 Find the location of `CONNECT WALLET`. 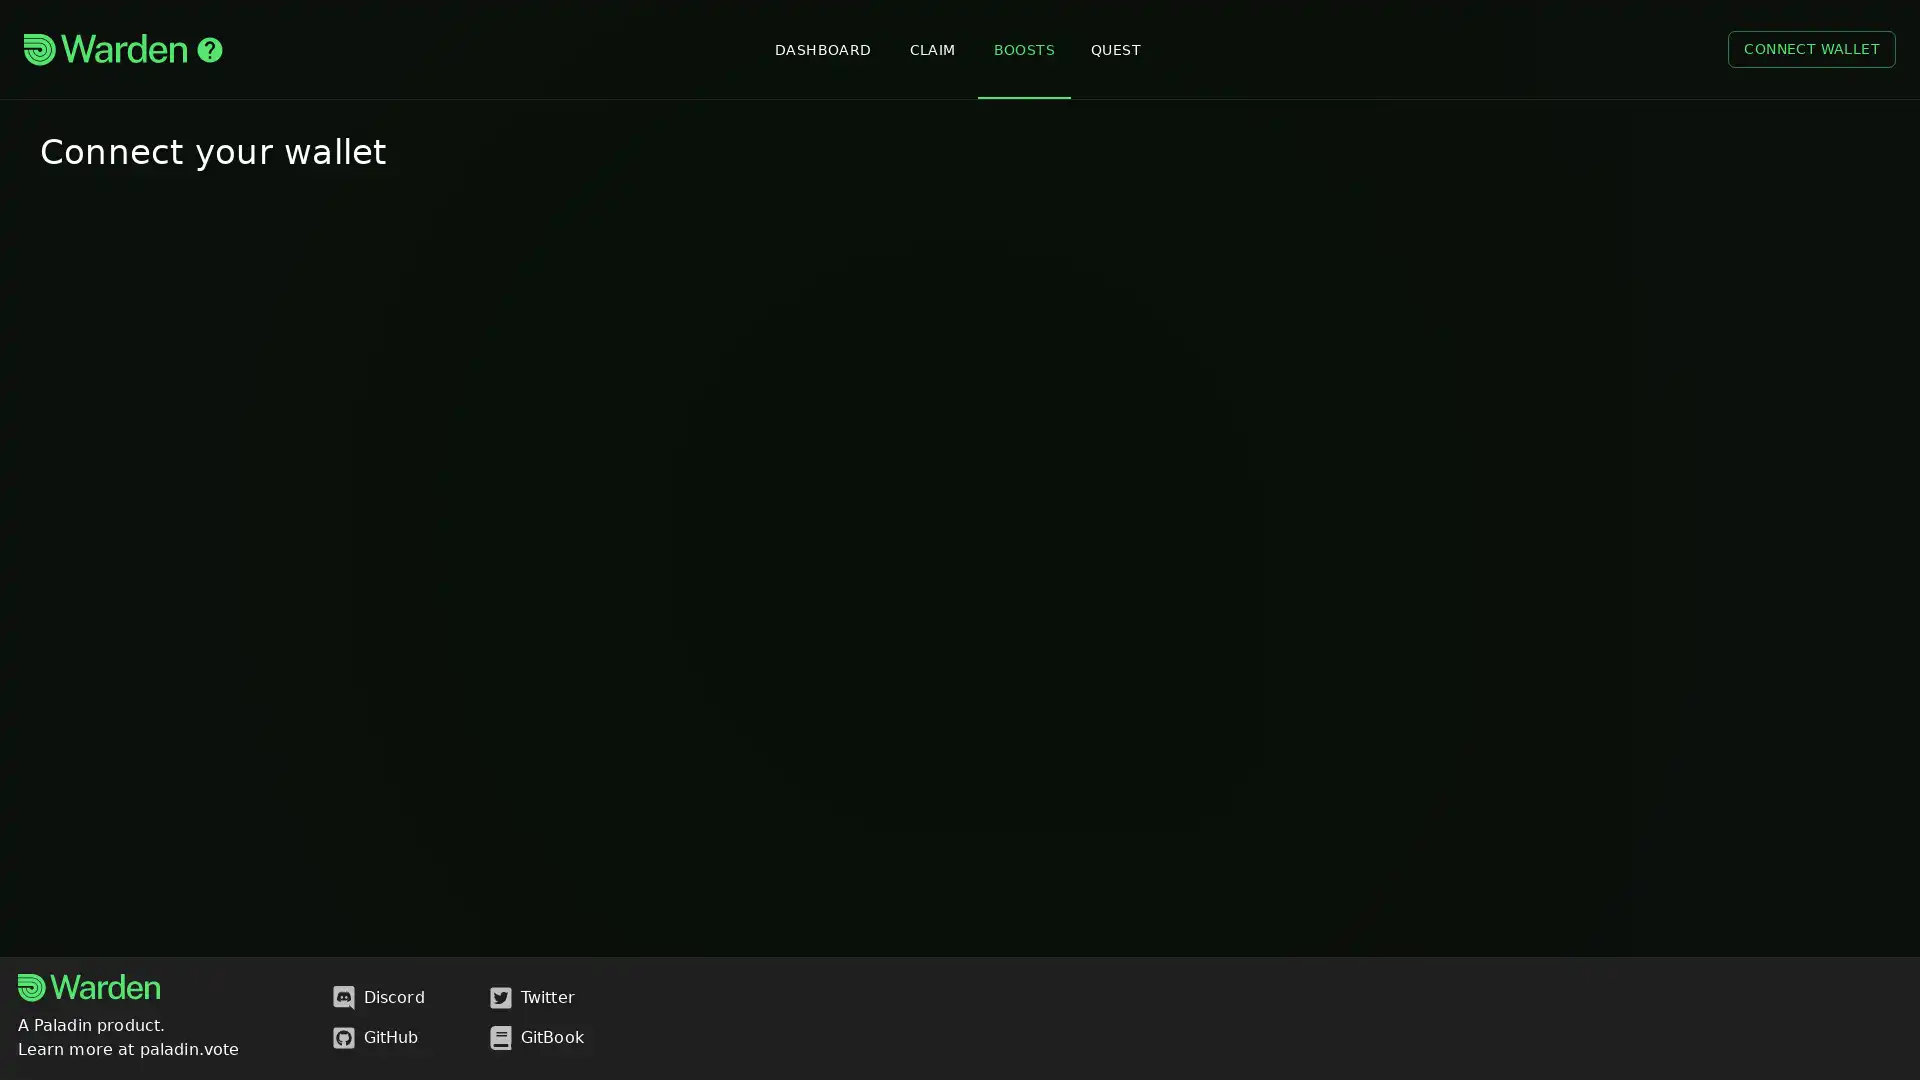

CONNECT WALLET is located at coordinates (1811, 48).